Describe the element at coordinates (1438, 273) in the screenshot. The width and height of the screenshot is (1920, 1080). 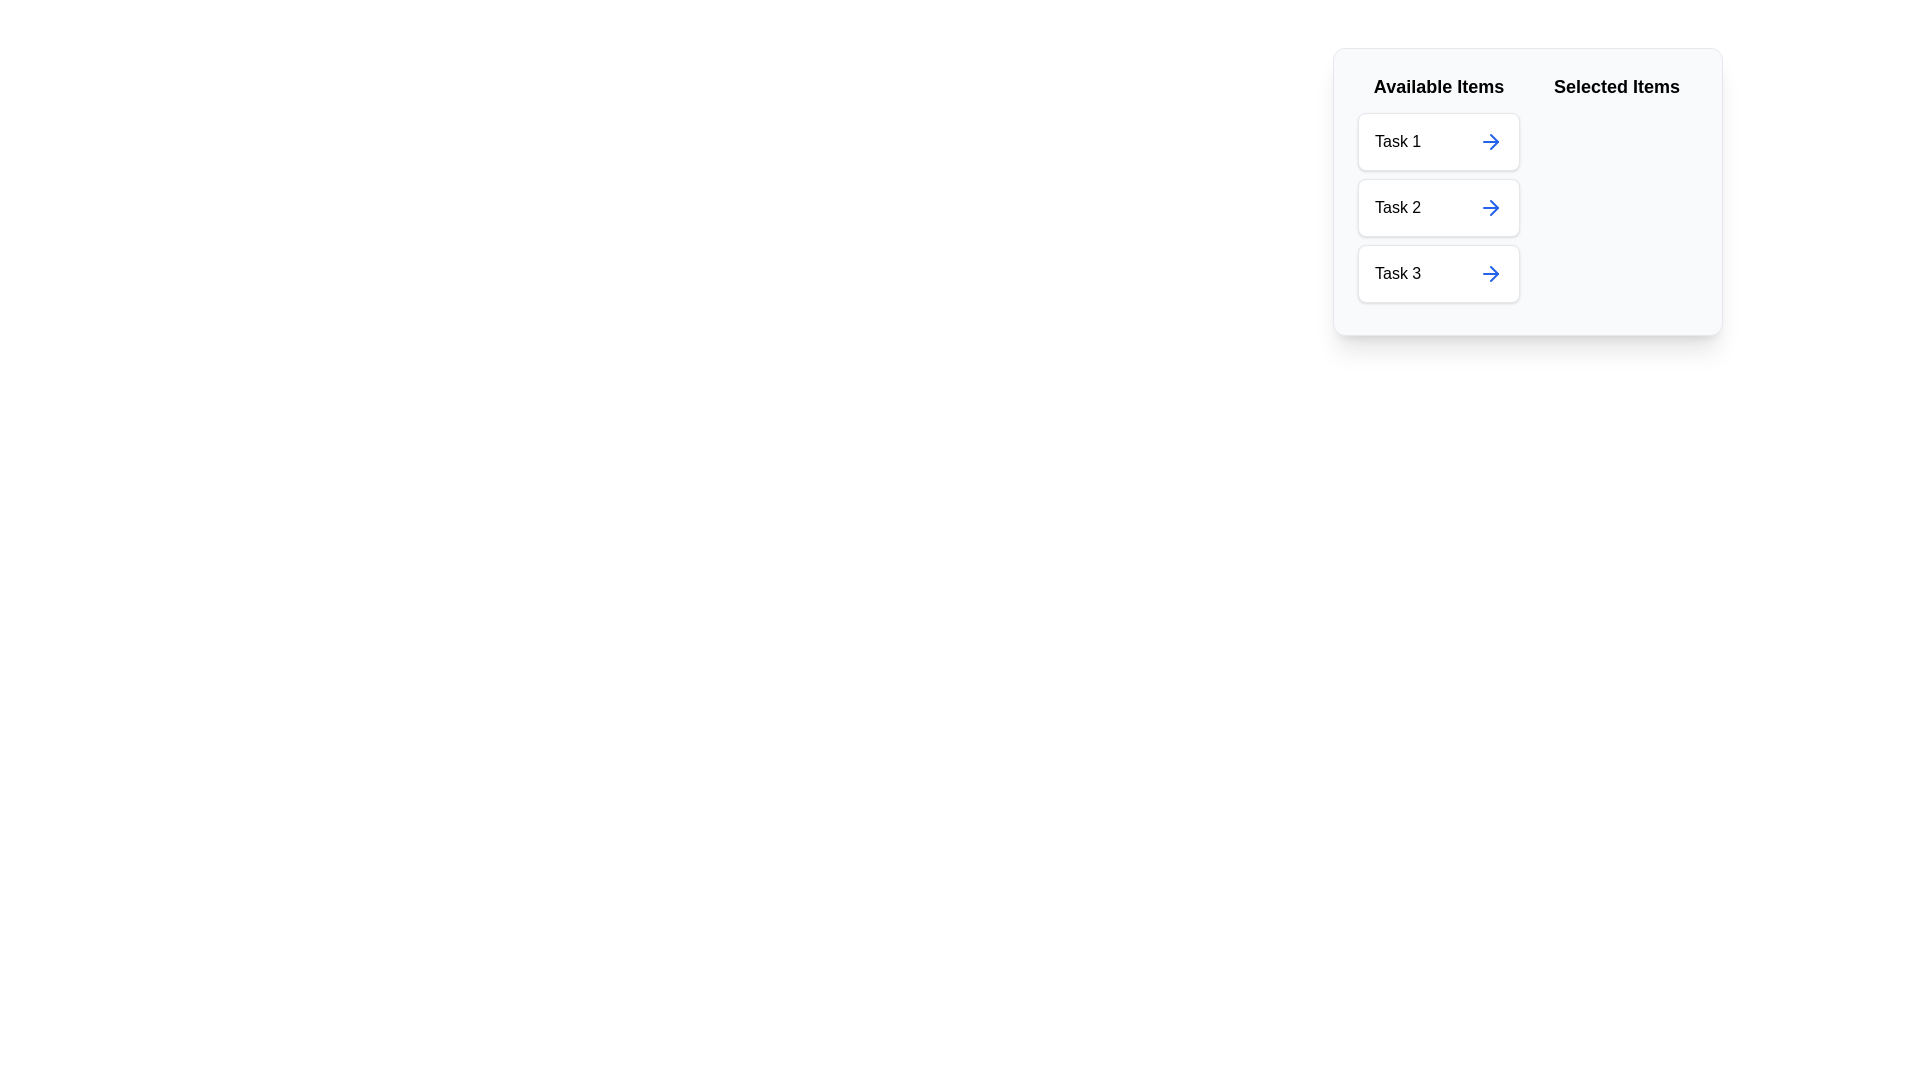
I see `the List item labeled 'Task 3' from the bottom of the 'Available Items' column` at that location.